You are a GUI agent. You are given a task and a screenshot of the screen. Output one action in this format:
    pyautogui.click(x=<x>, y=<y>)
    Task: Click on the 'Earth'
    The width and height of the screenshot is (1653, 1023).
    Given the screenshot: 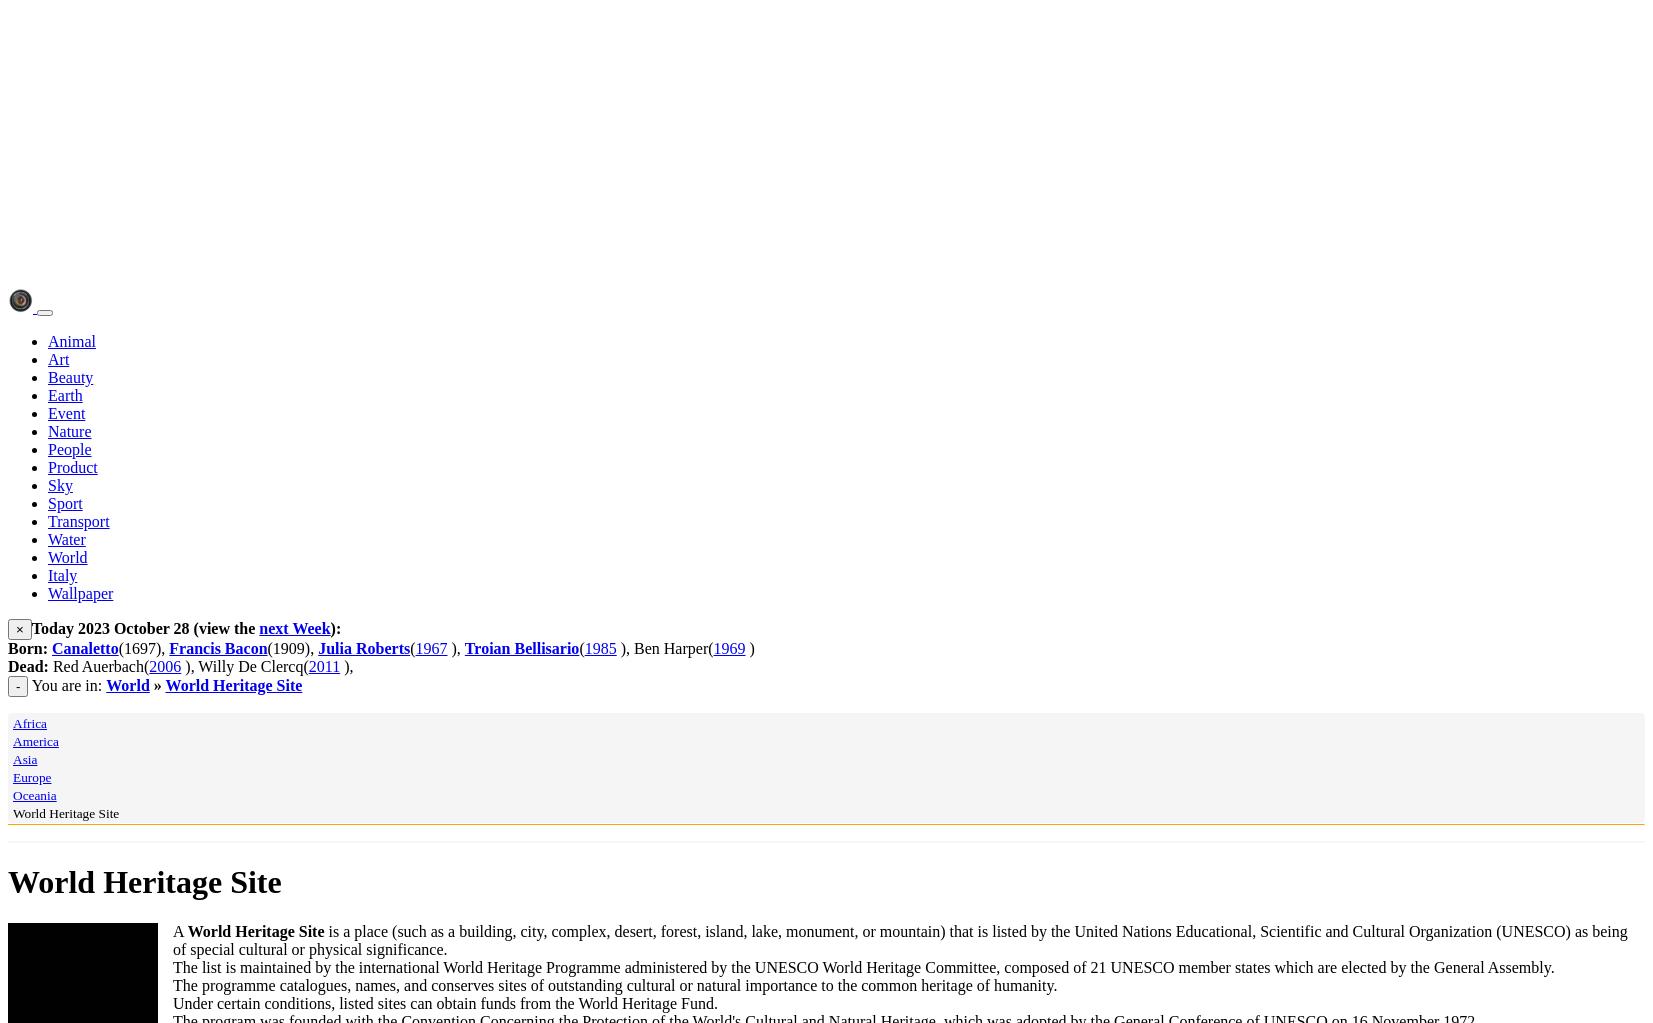 What is the action you would take?
    pyautogui.click(x=63, y=395)
    